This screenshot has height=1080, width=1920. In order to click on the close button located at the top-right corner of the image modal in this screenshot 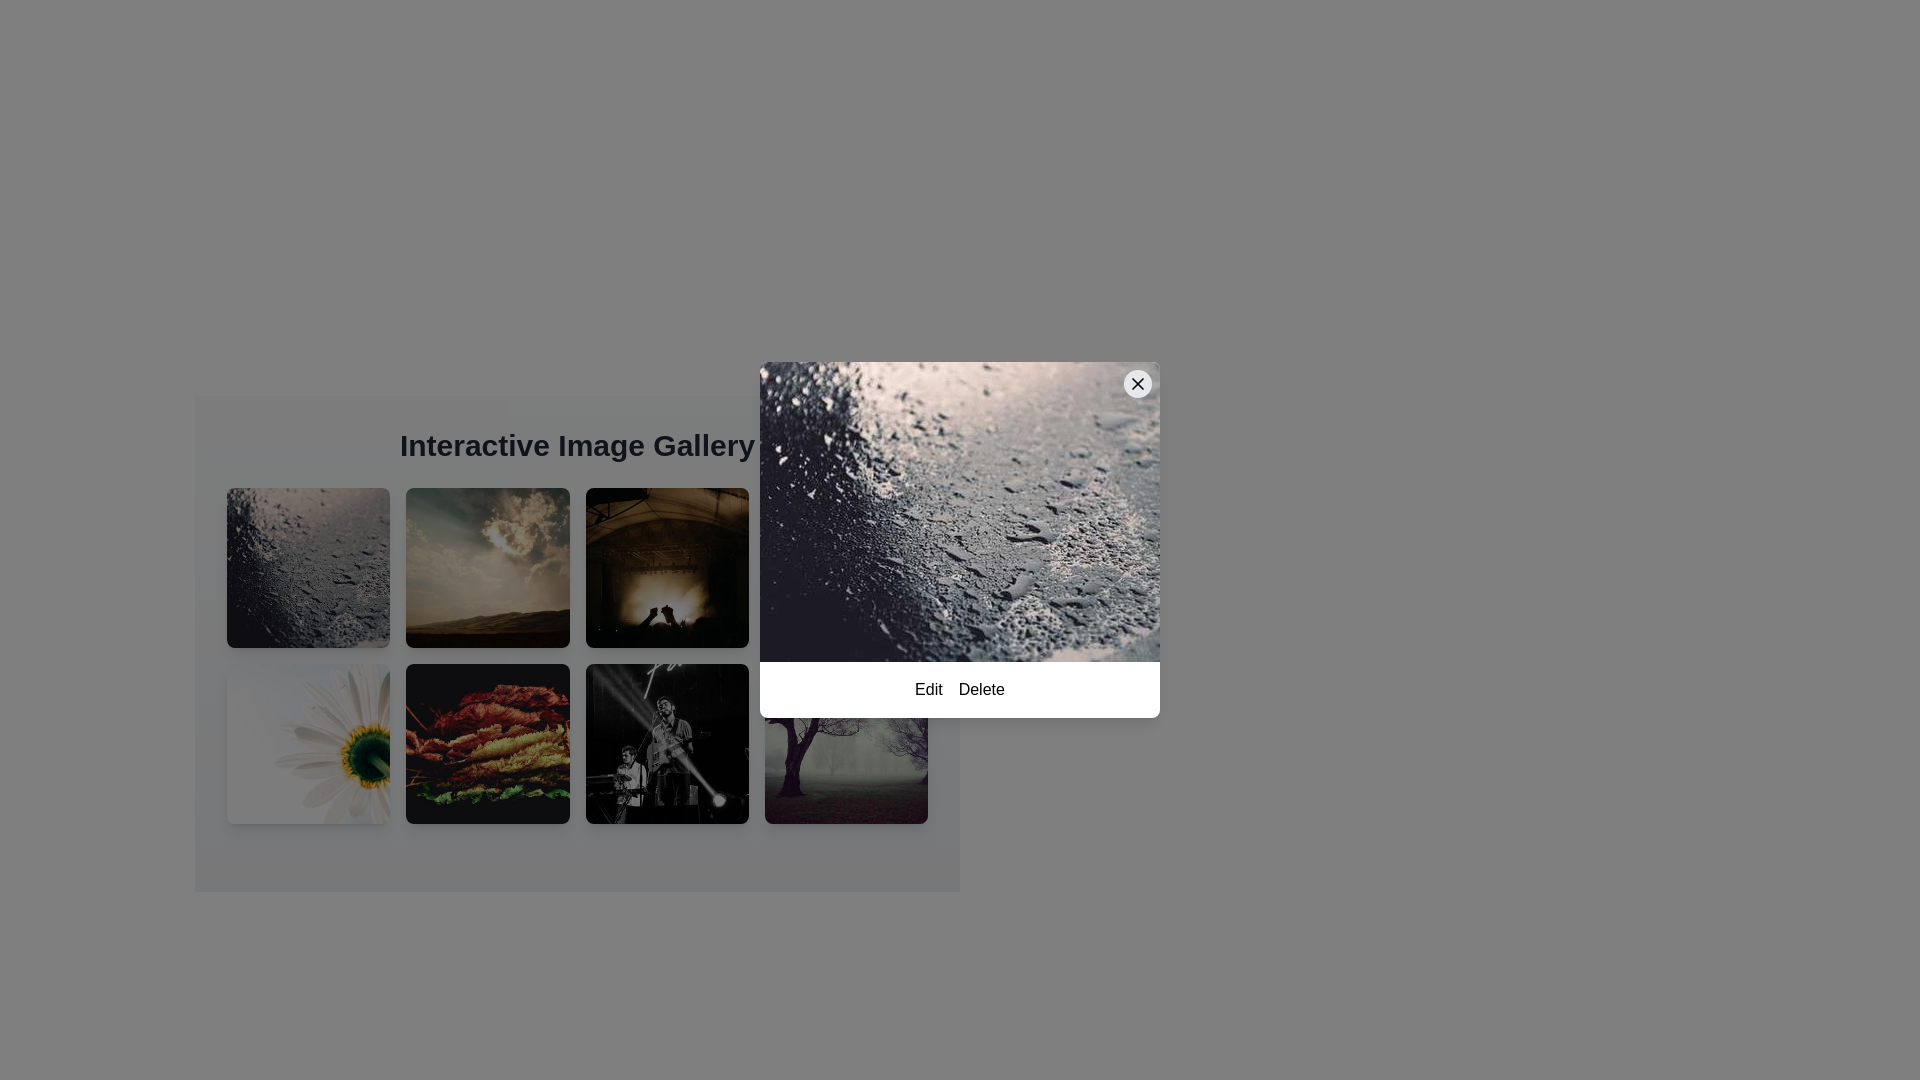, I will do `click(1137, 384)`.